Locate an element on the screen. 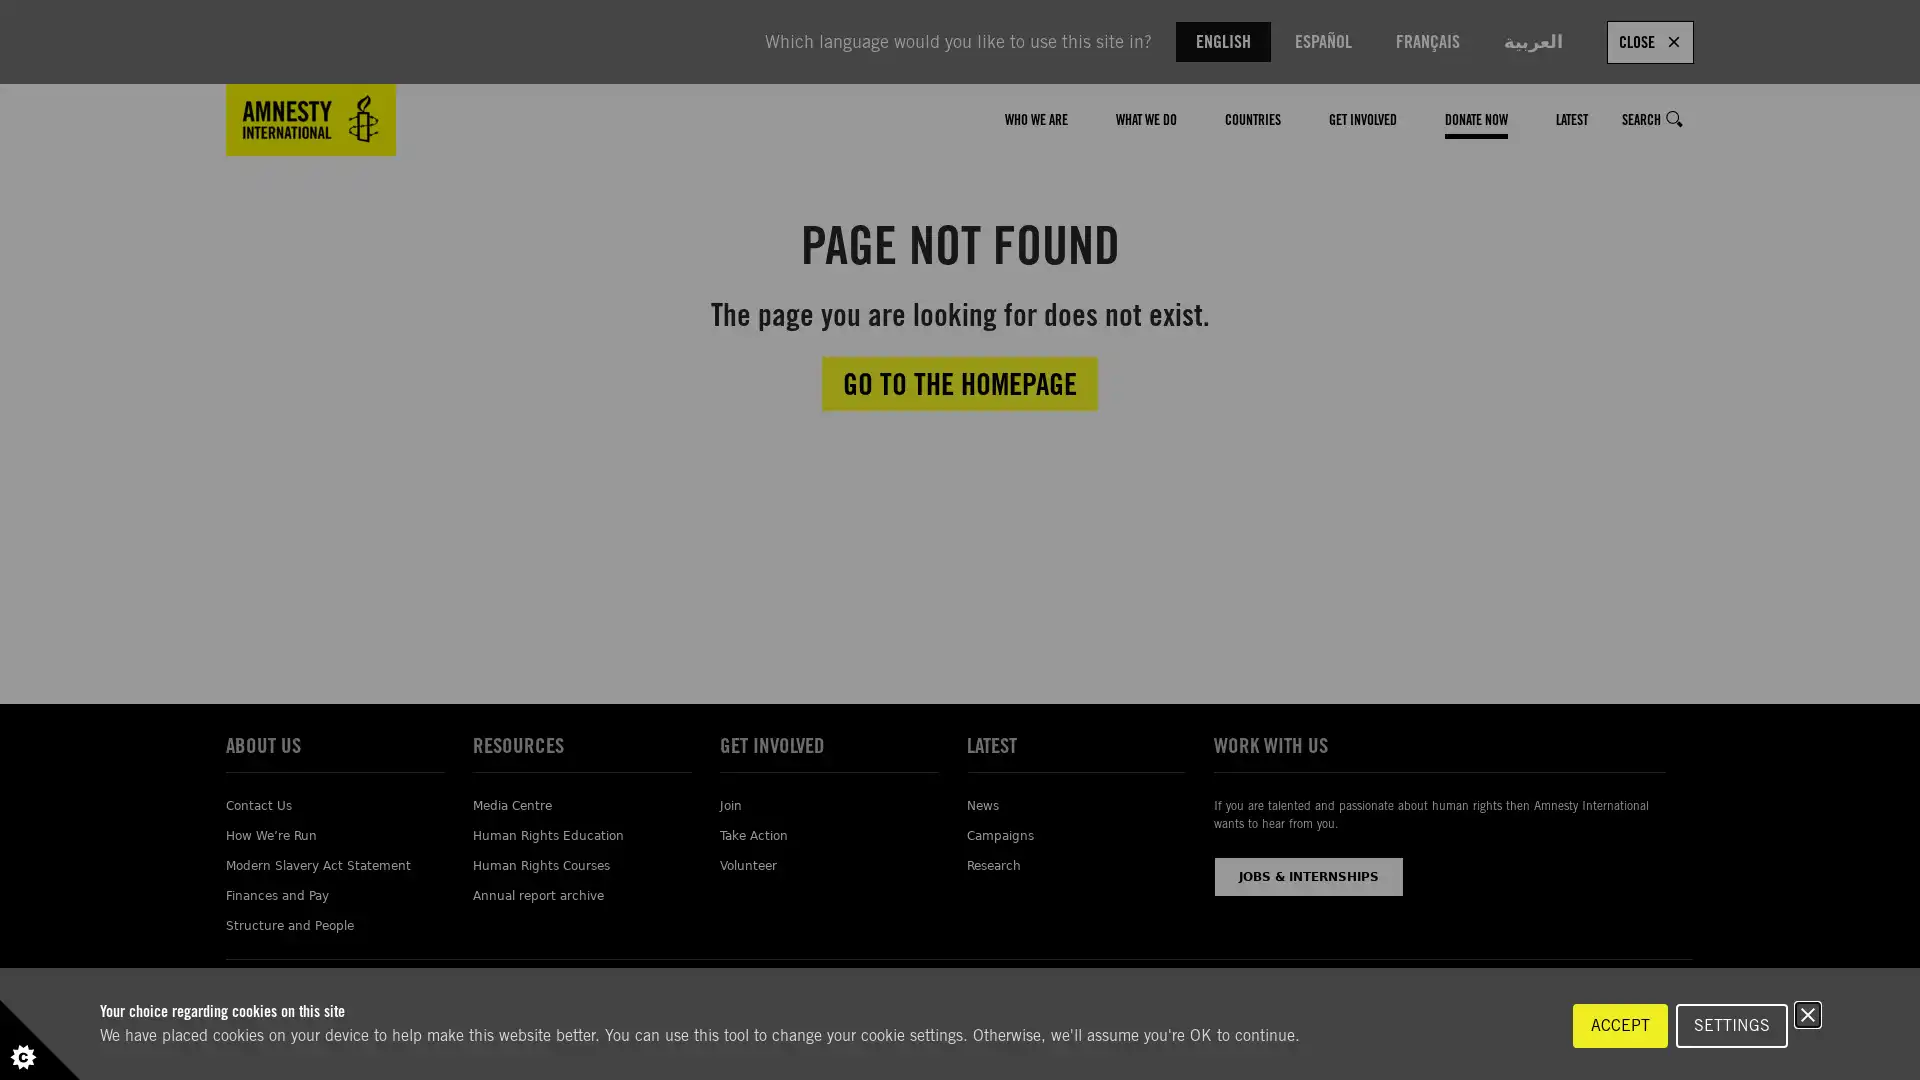 The height and width of the screenshot is (1080, 1920). Search is located at coordinates (1652, 119).